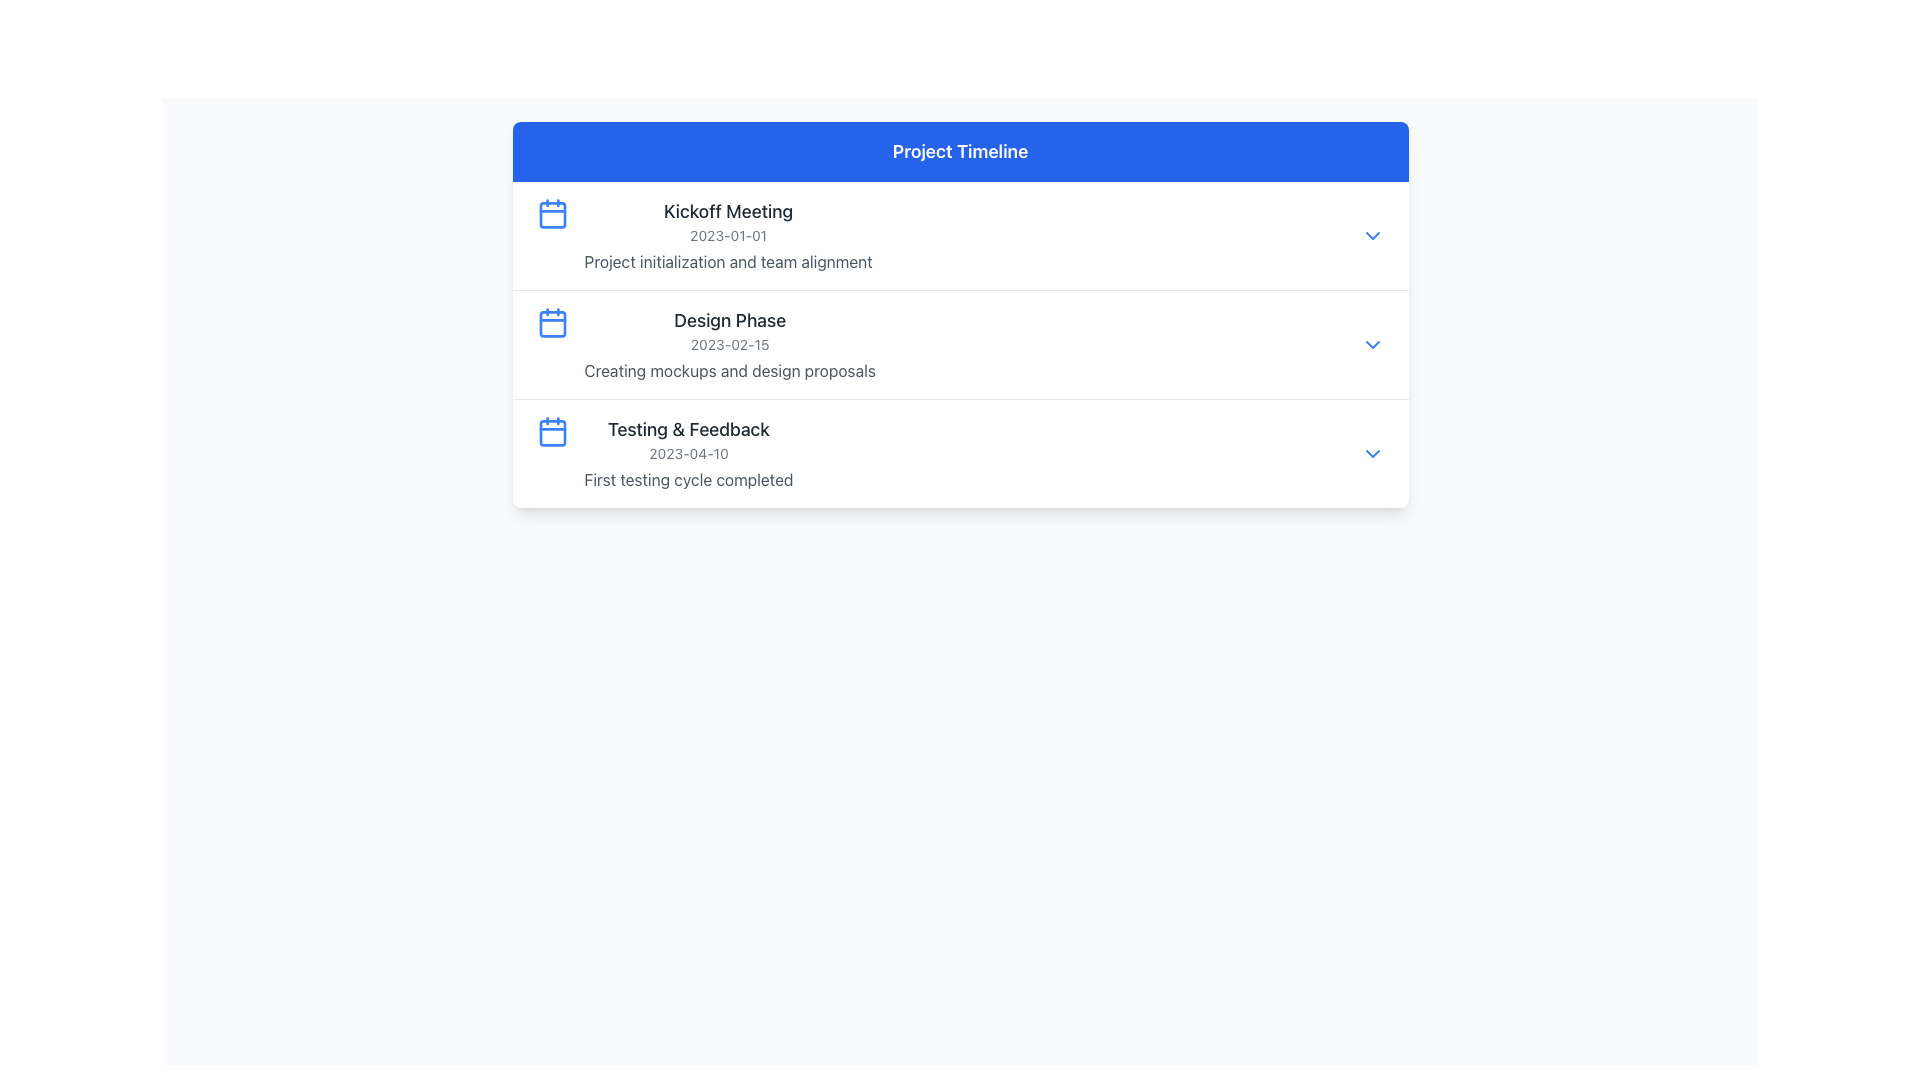 The height and width of the screenshot is (1080, 1920). What do you see at coordinates (960, 343) in the screenshot?
I see `the dropdown to the right of the middle timeline entry` at bounding box center [960, 343].